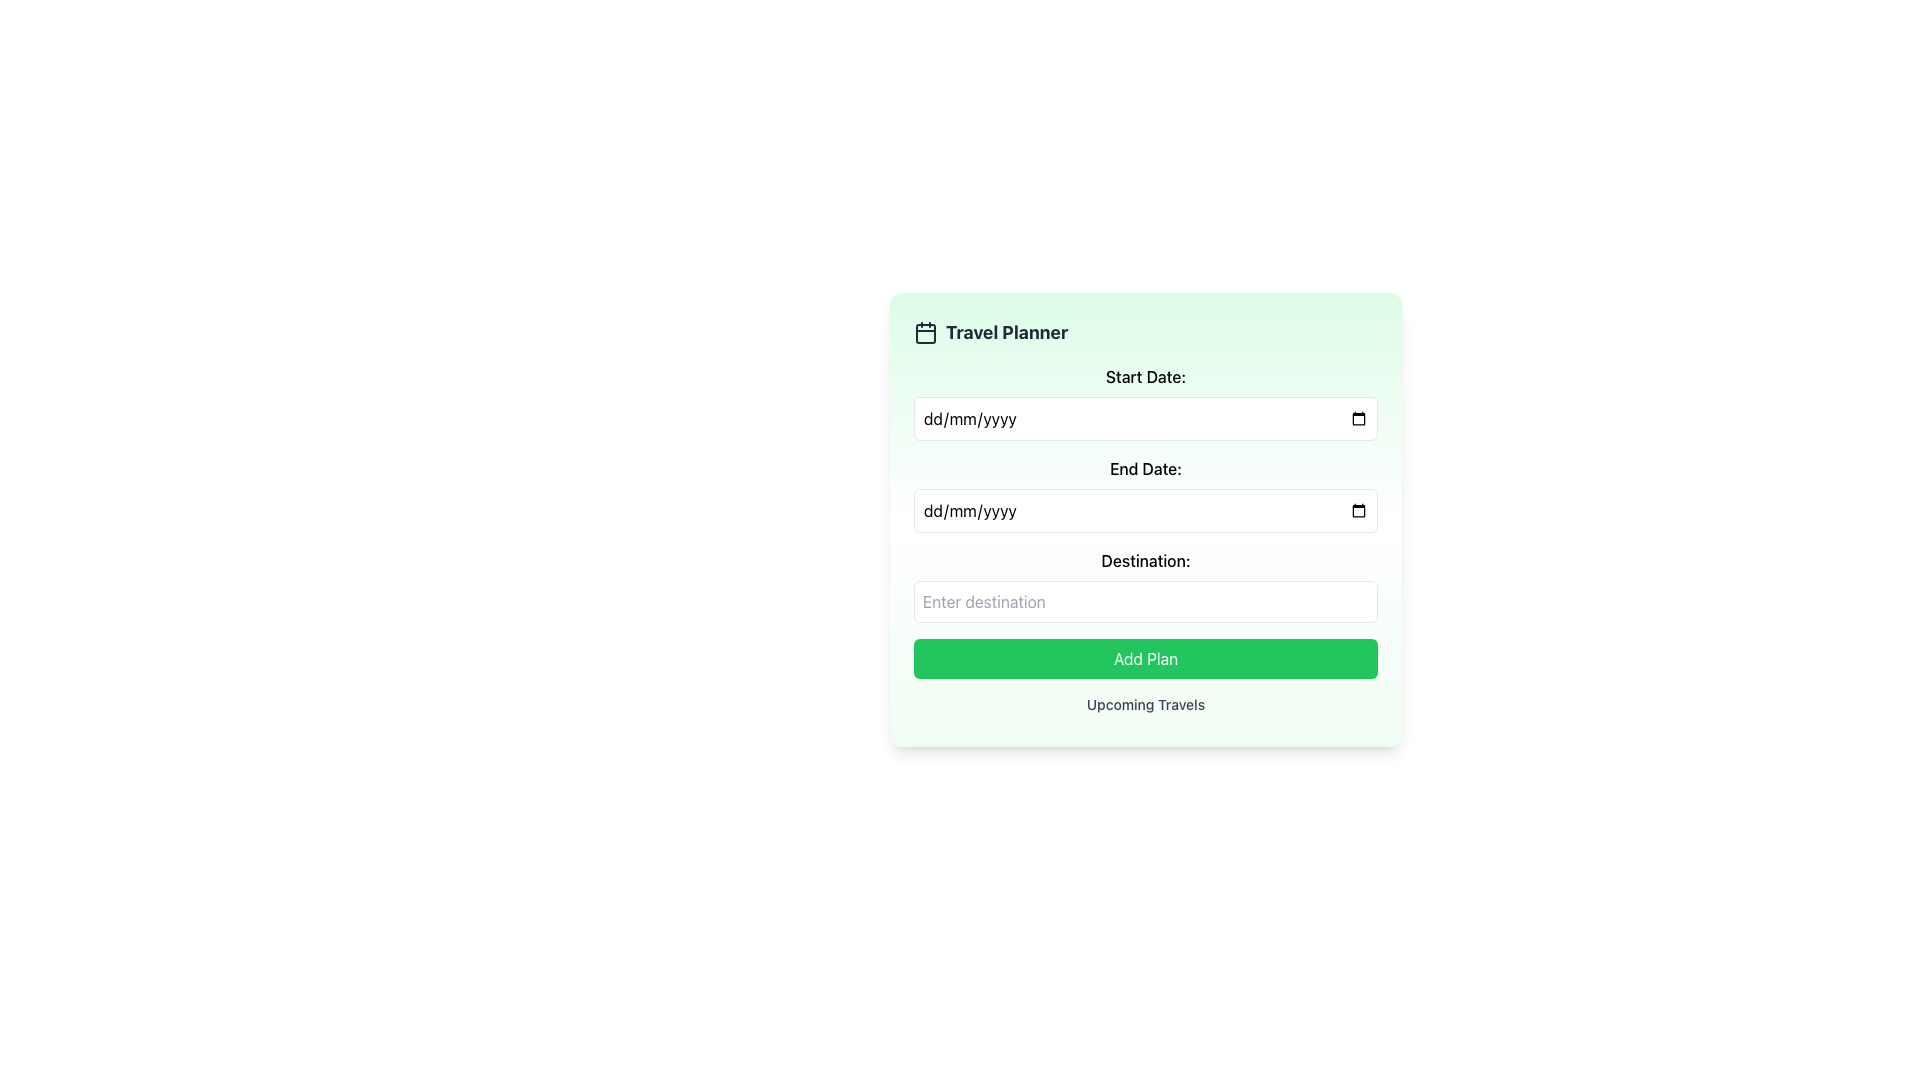 Image resolution: width=1920 pixels, height=1080 pixels. I want to click on the text element displaying 'Upcoming Travels', located at the bottom of the 'Travel Planner' section, directly below the 'Add Plan' button, so click(1146, 704).